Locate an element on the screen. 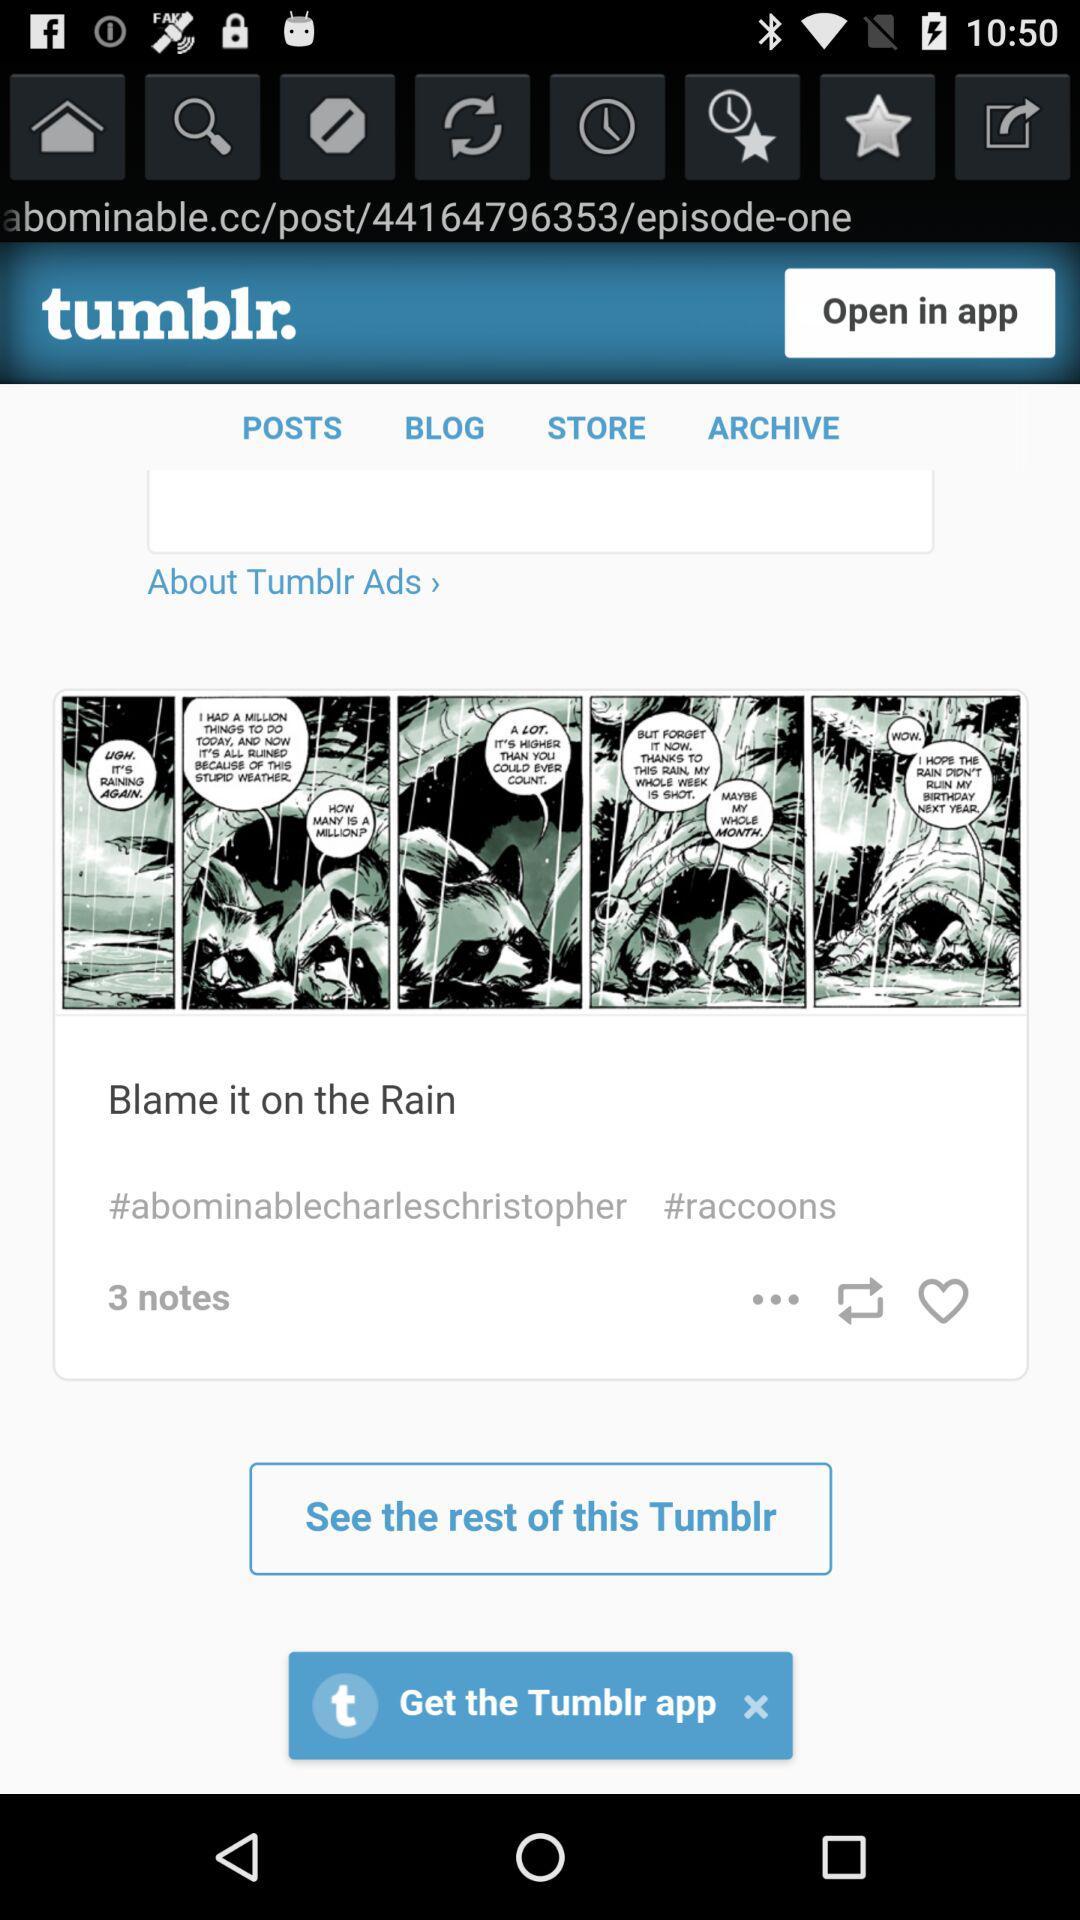  the time icon is located at coordinates (742, 133).